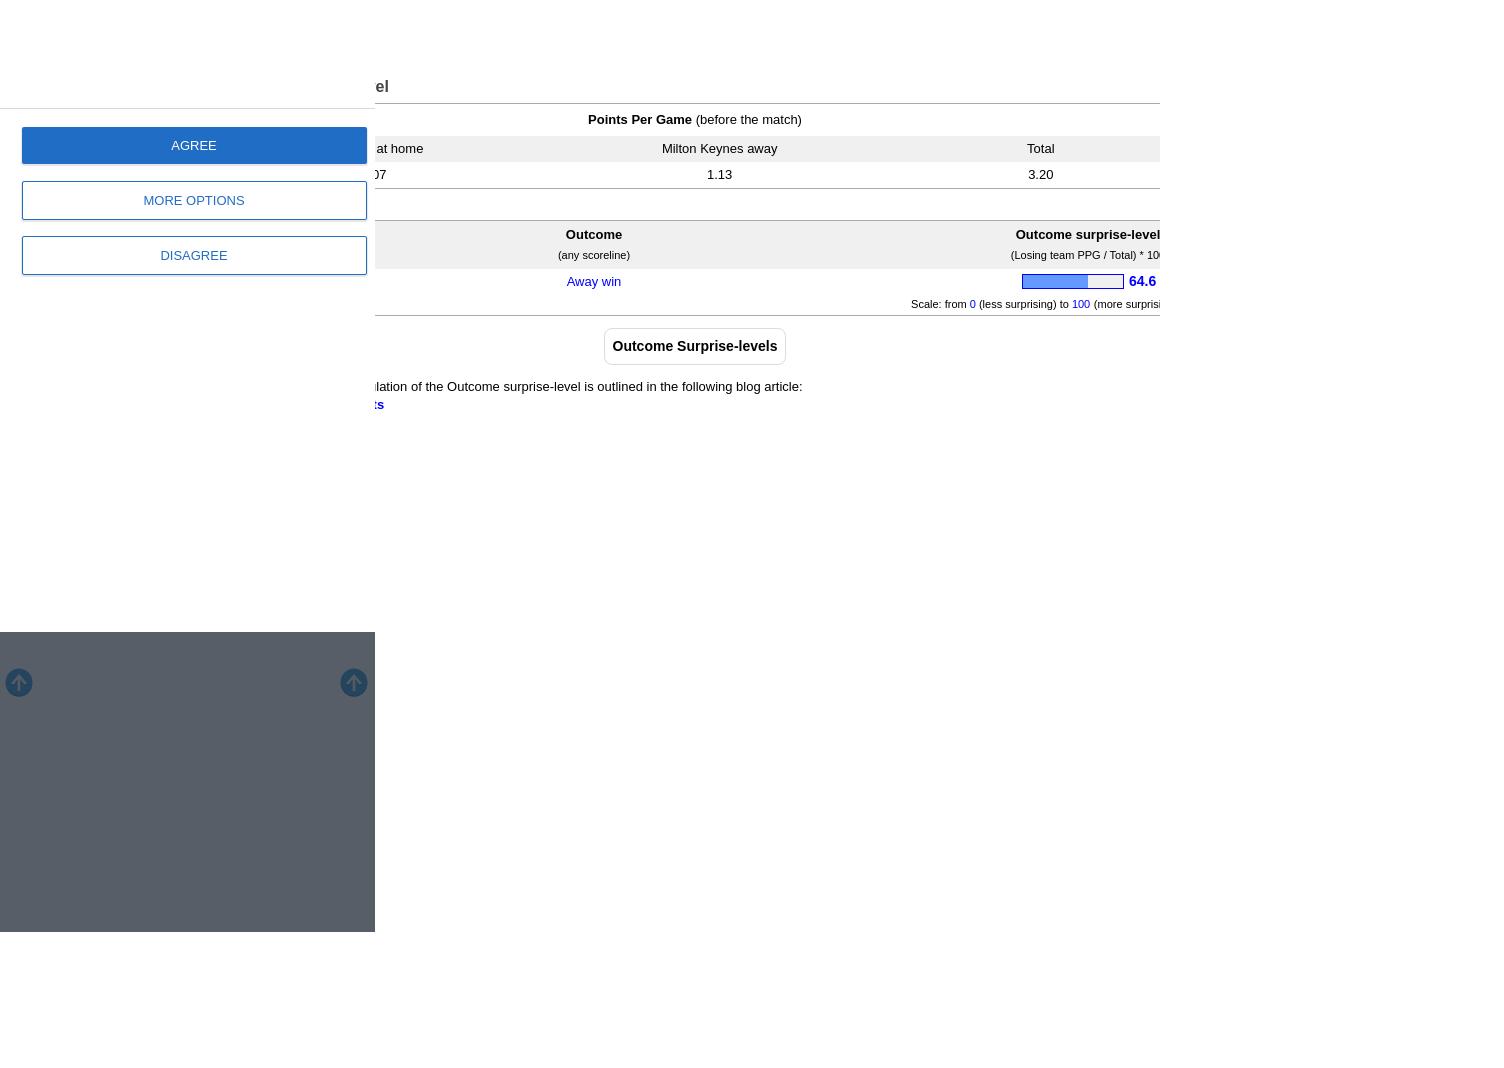  Describe the element at coordinates (372, 173) in the screenshot. I see `'2.07'` at that location.